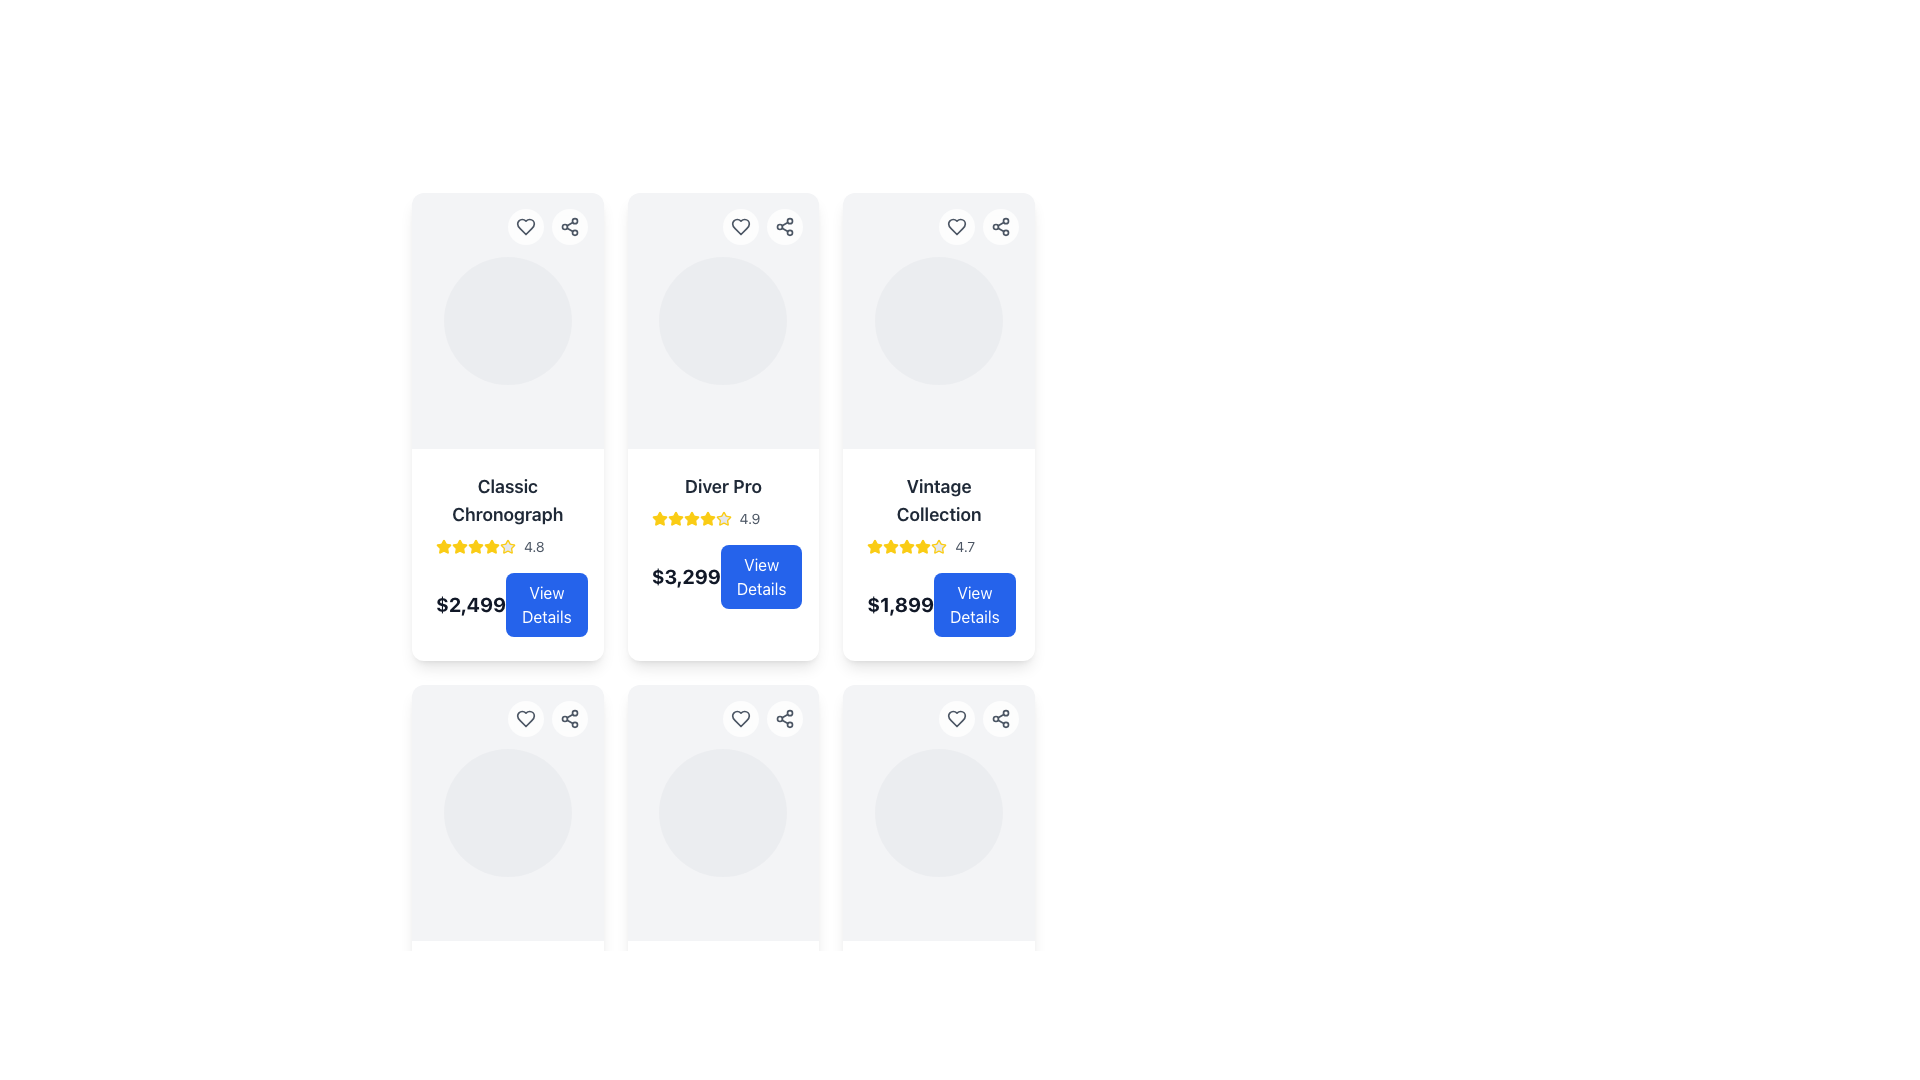 This screenshot has width=1920, height=1080. Describe the element at coordinates (722, 540) in the screenshot. I see `the 'View Details' button on the 'Diver Pro' information card, which is the second card from the left in the top row of the grid displaying product information` at that location.